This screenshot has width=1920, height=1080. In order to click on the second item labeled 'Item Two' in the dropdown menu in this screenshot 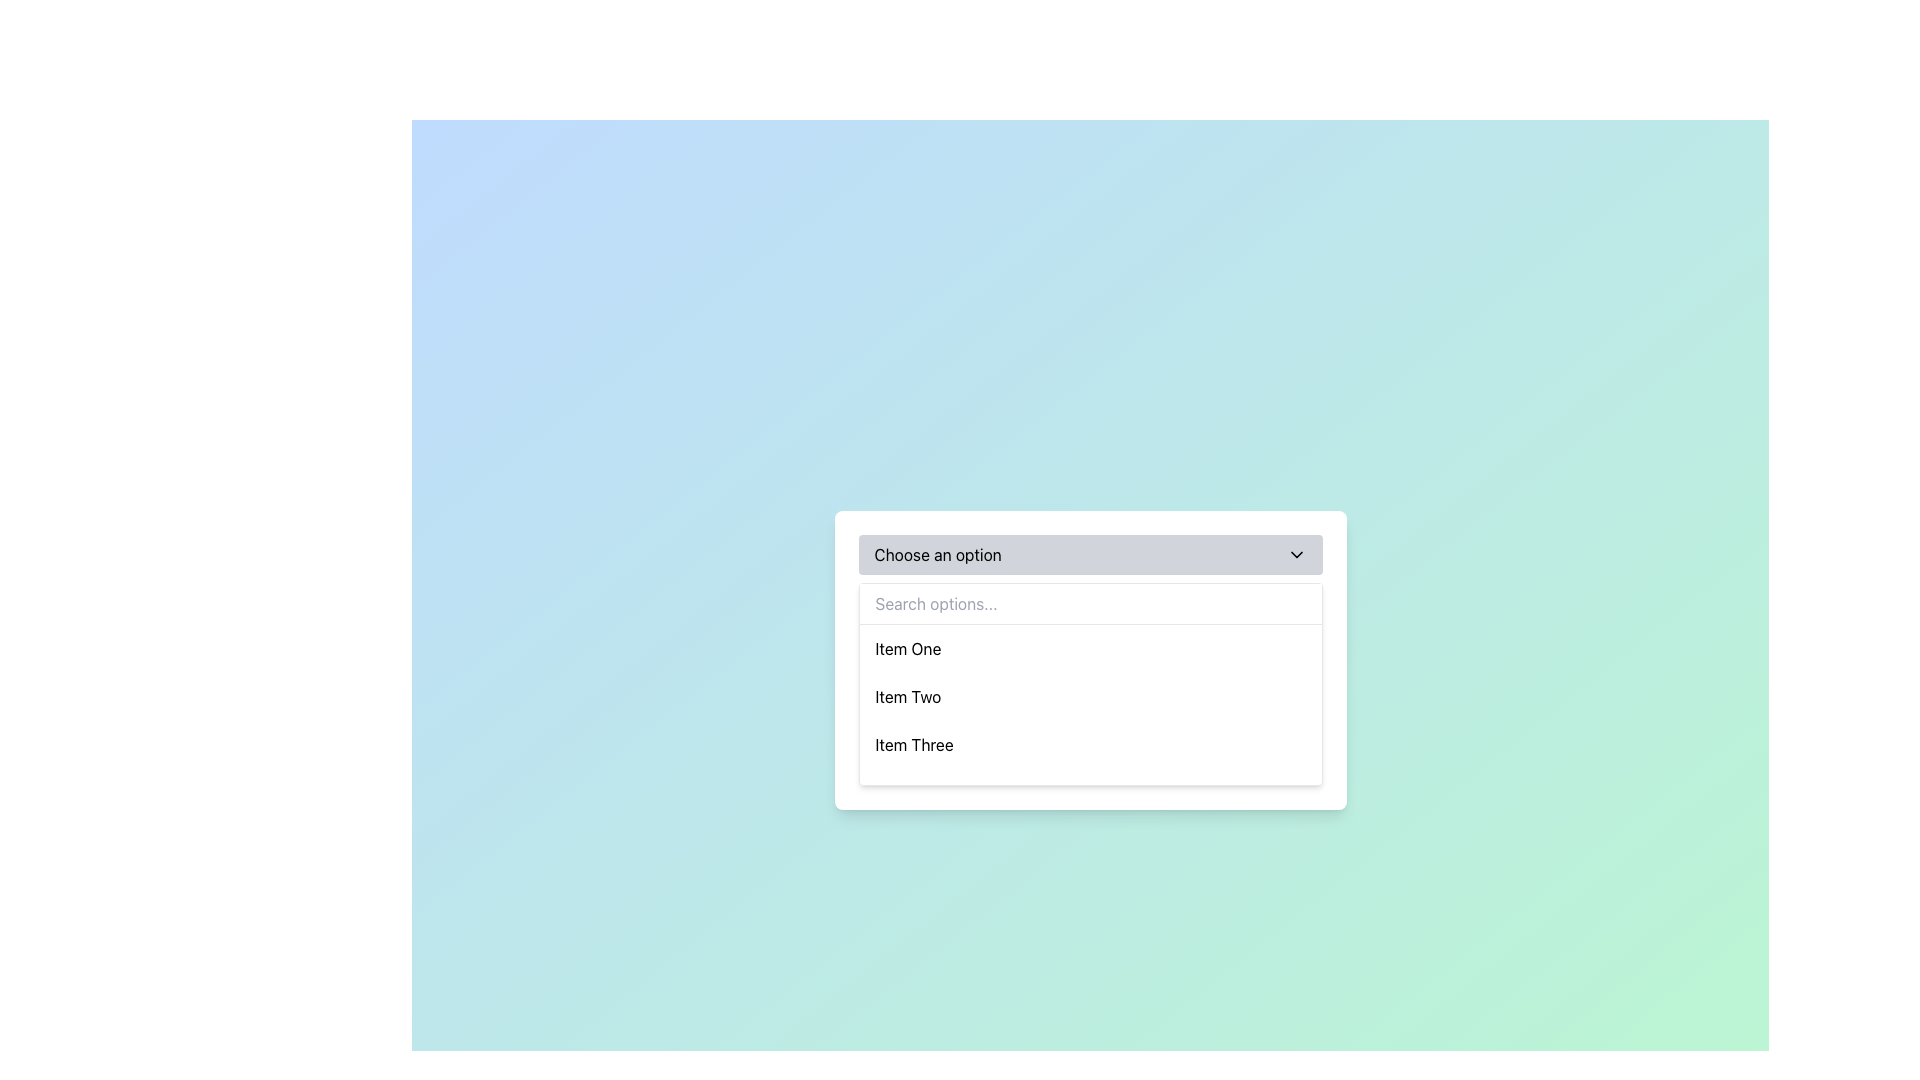, I will do `click(1089, 682)`.